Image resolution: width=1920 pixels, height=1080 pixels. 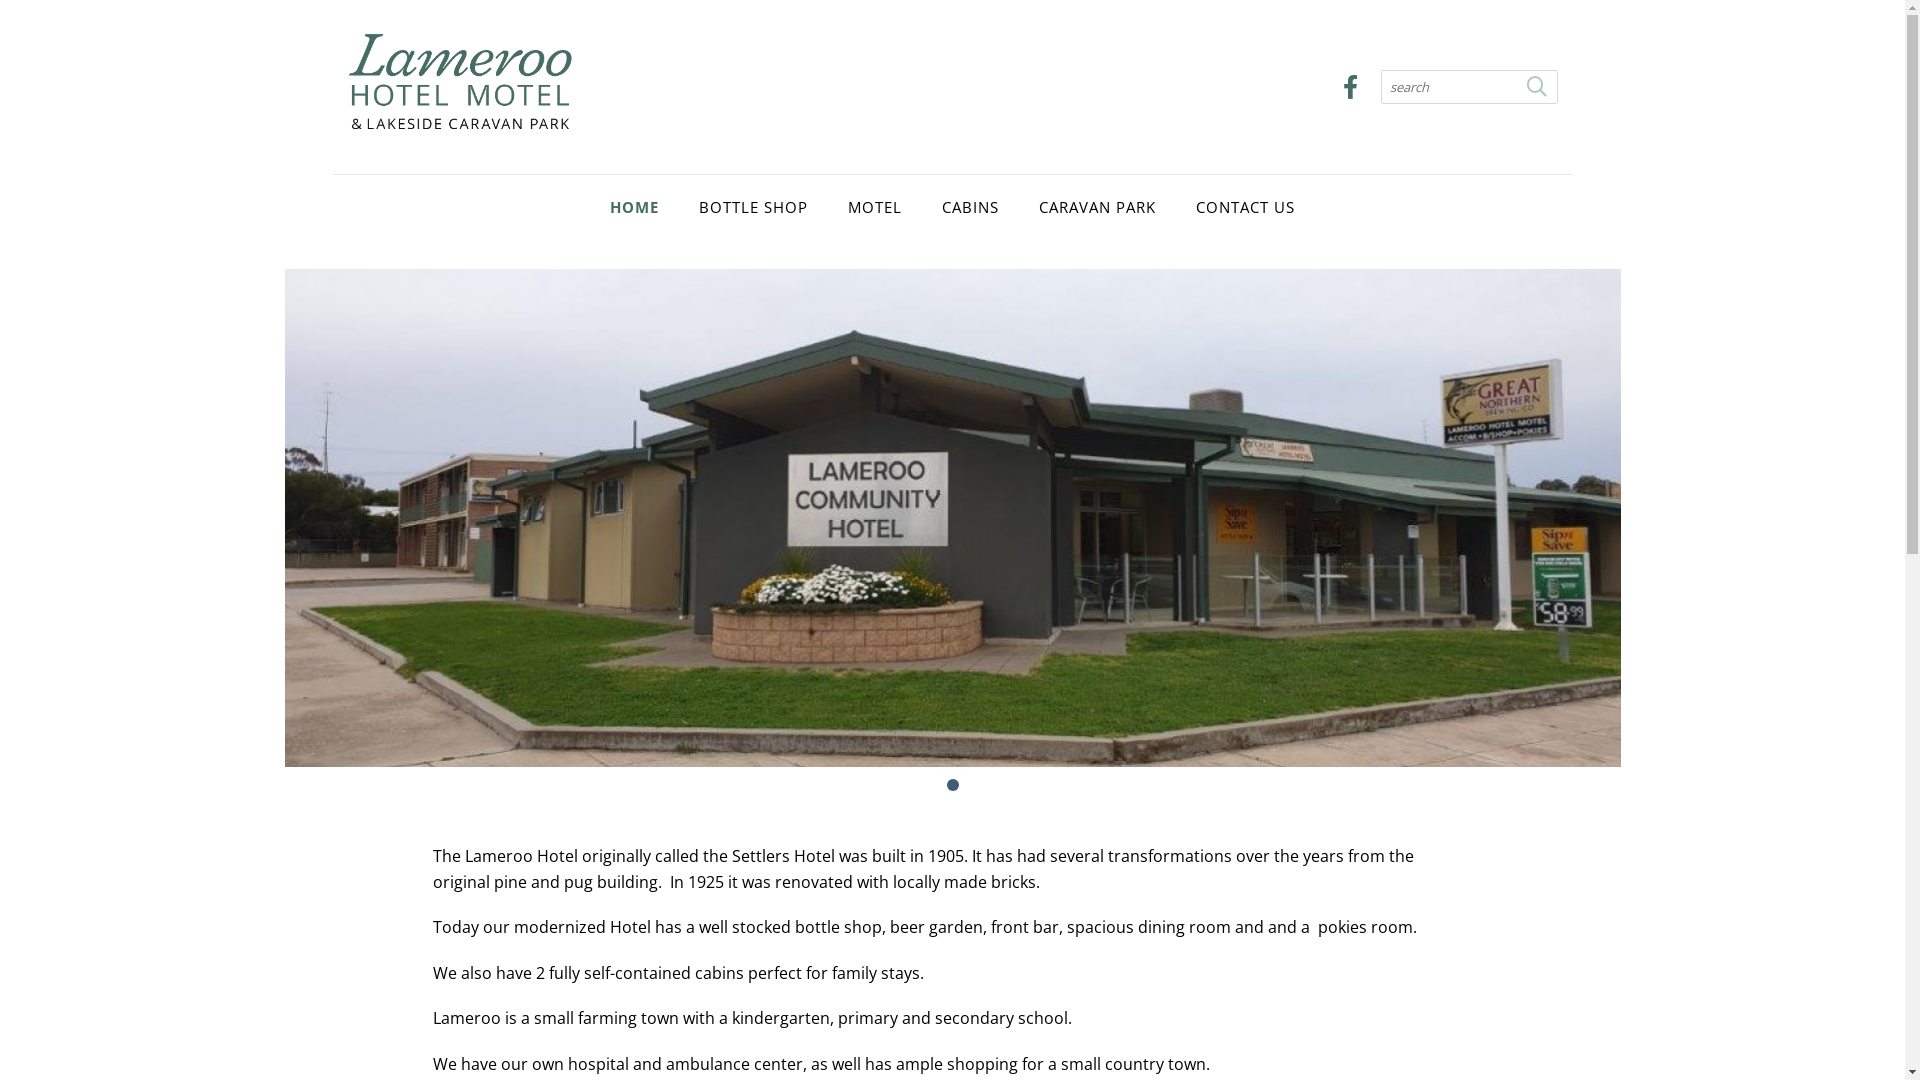 I want to click on '1', so click(x=950, y=784).